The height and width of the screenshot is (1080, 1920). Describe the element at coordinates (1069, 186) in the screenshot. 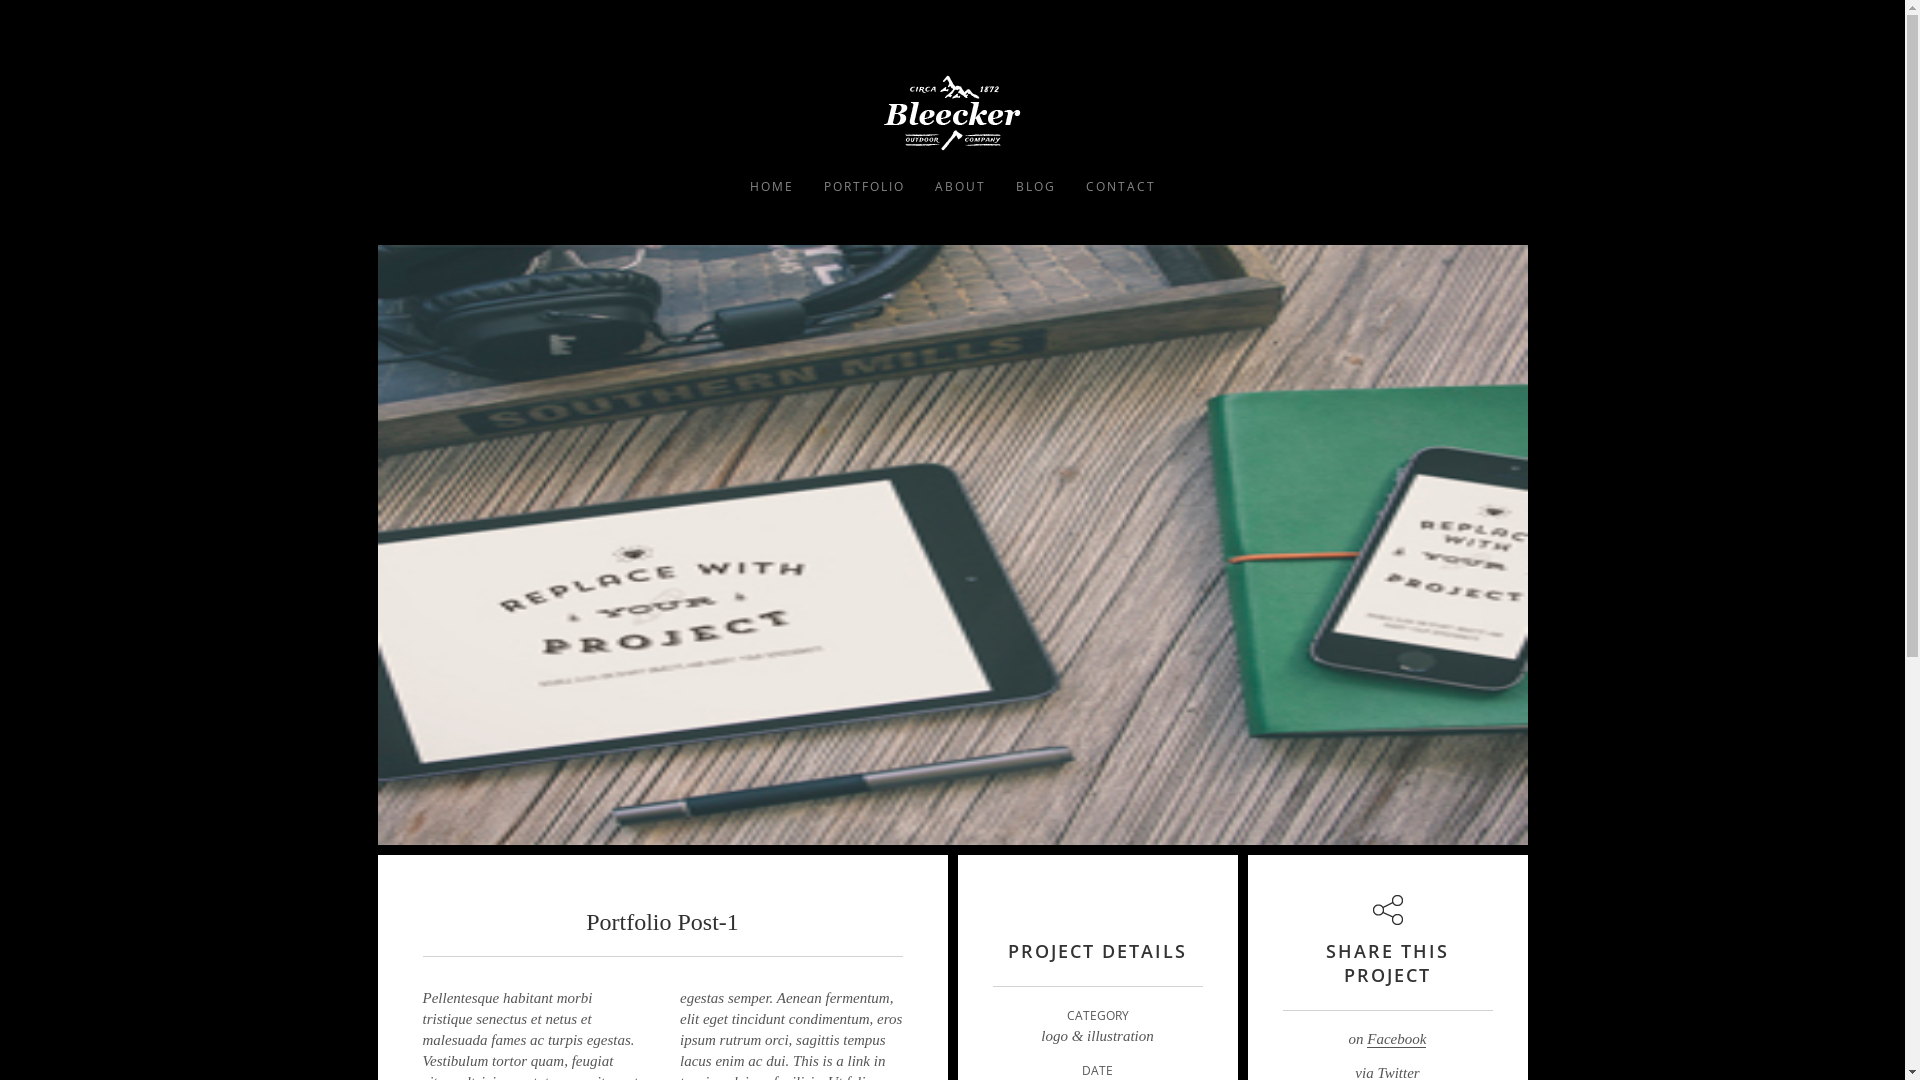

I see `'CONTACT'` at that location.